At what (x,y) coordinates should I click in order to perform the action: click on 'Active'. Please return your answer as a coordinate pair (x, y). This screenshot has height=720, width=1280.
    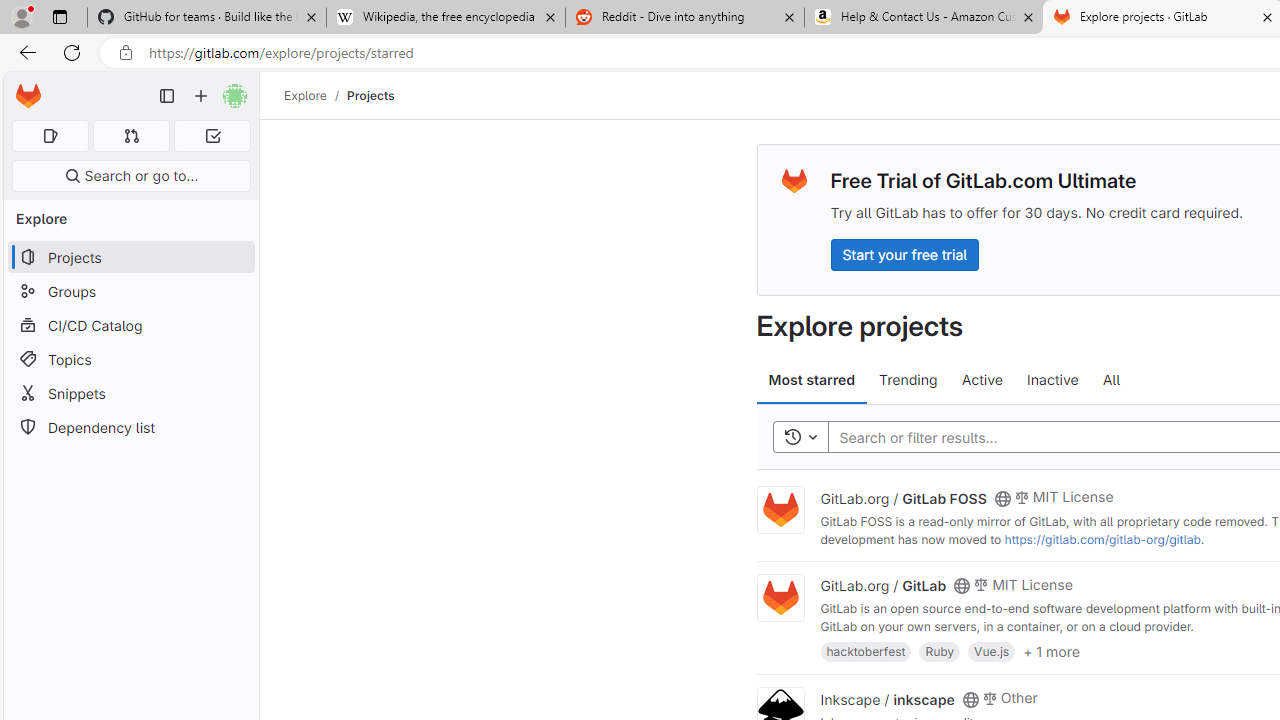
    Looking at the image, I should click on (982, 380).